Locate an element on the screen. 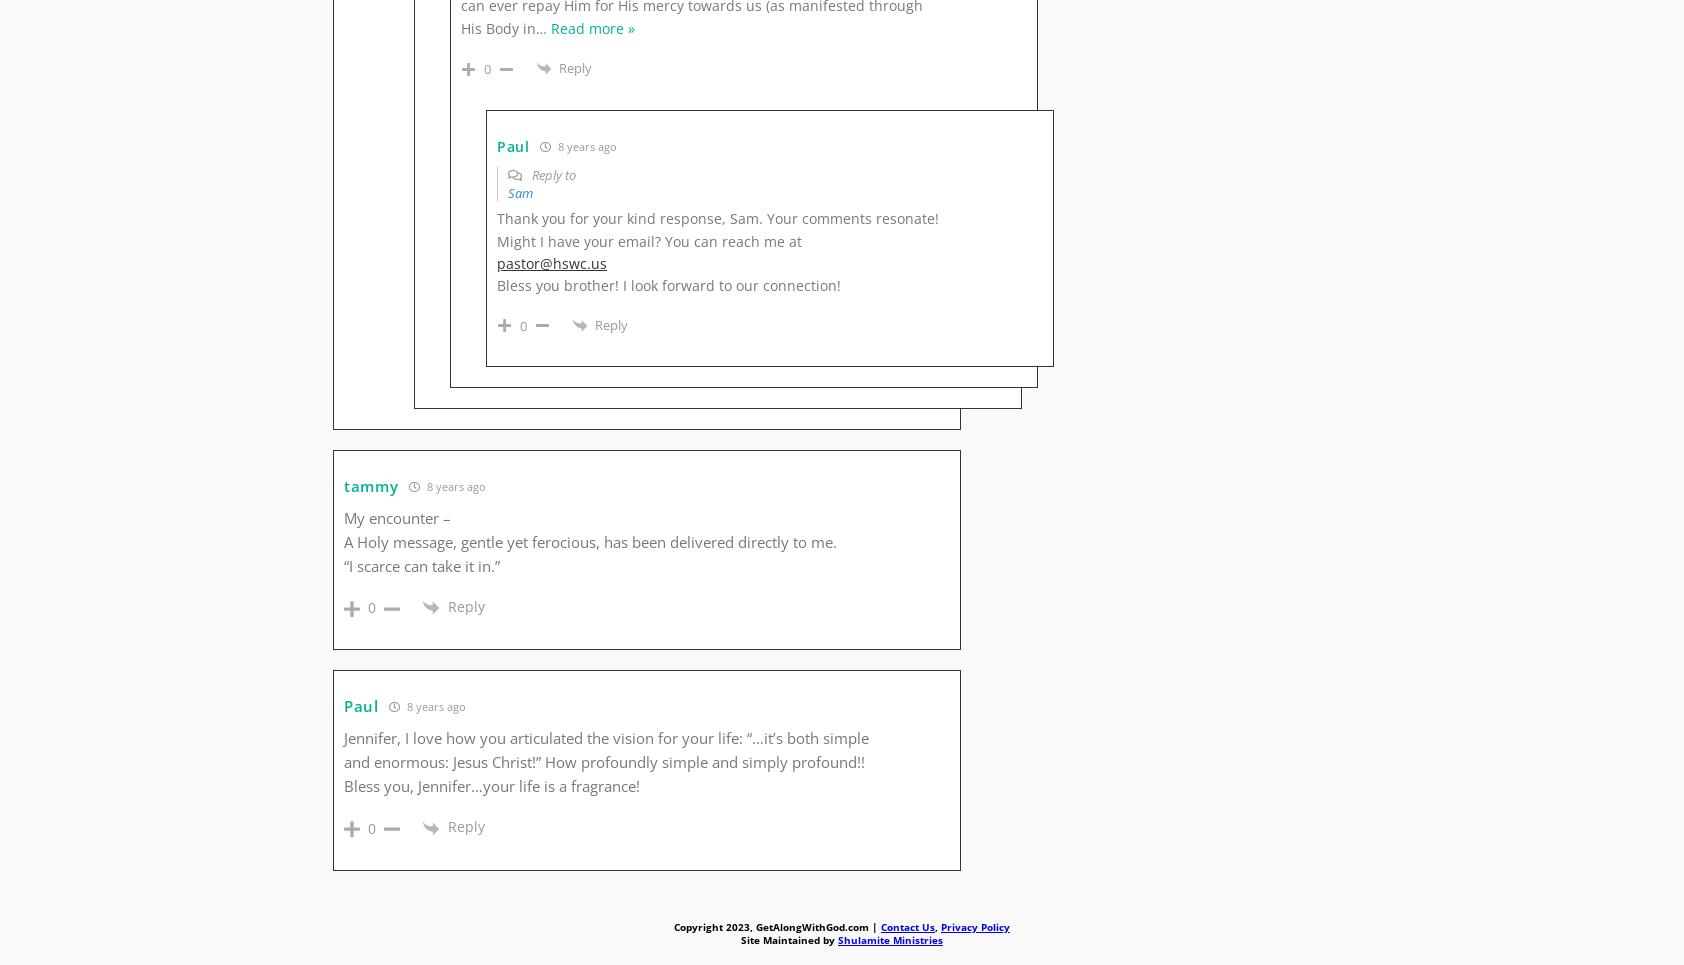  'Contact Us' is located at coordinates (907, 925).